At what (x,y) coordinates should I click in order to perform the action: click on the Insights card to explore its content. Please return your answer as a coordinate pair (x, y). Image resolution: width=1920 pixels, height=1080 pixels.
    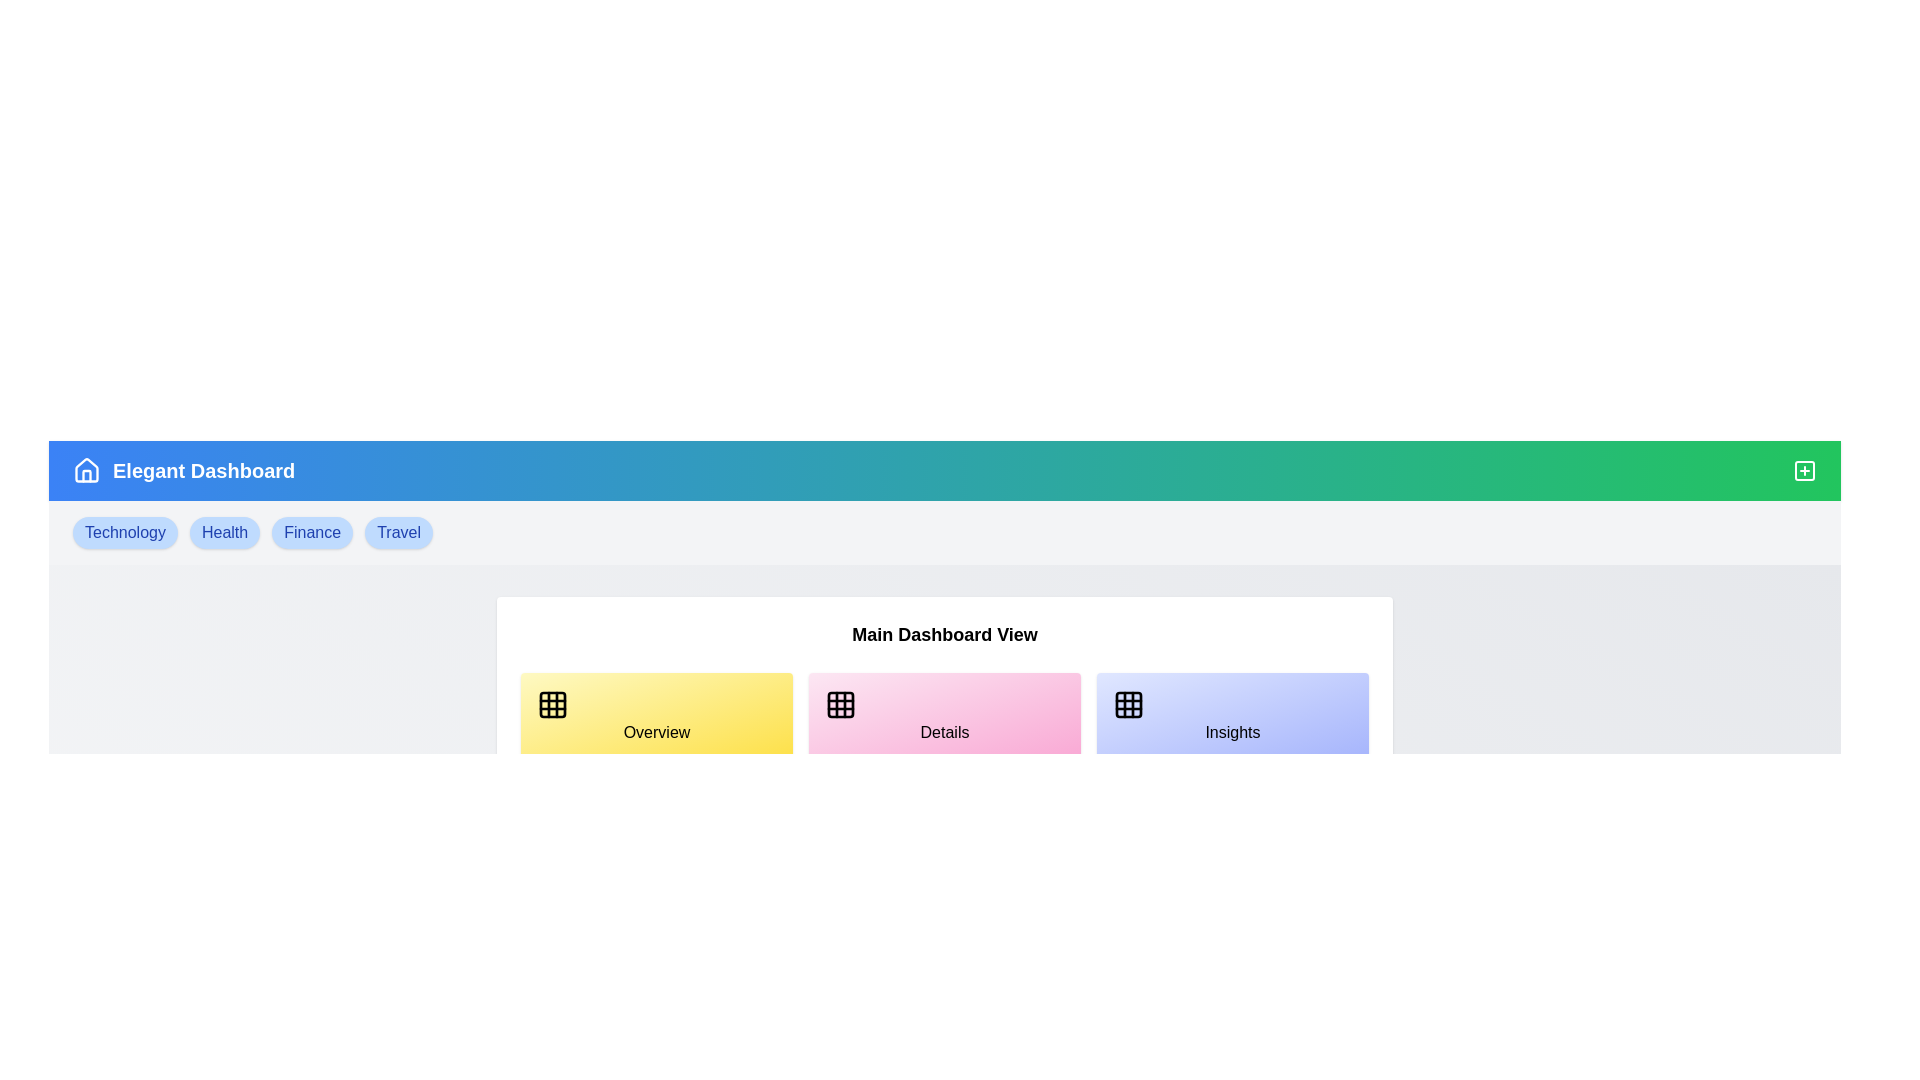
    Looking at the image, I should click on (1232, 716).